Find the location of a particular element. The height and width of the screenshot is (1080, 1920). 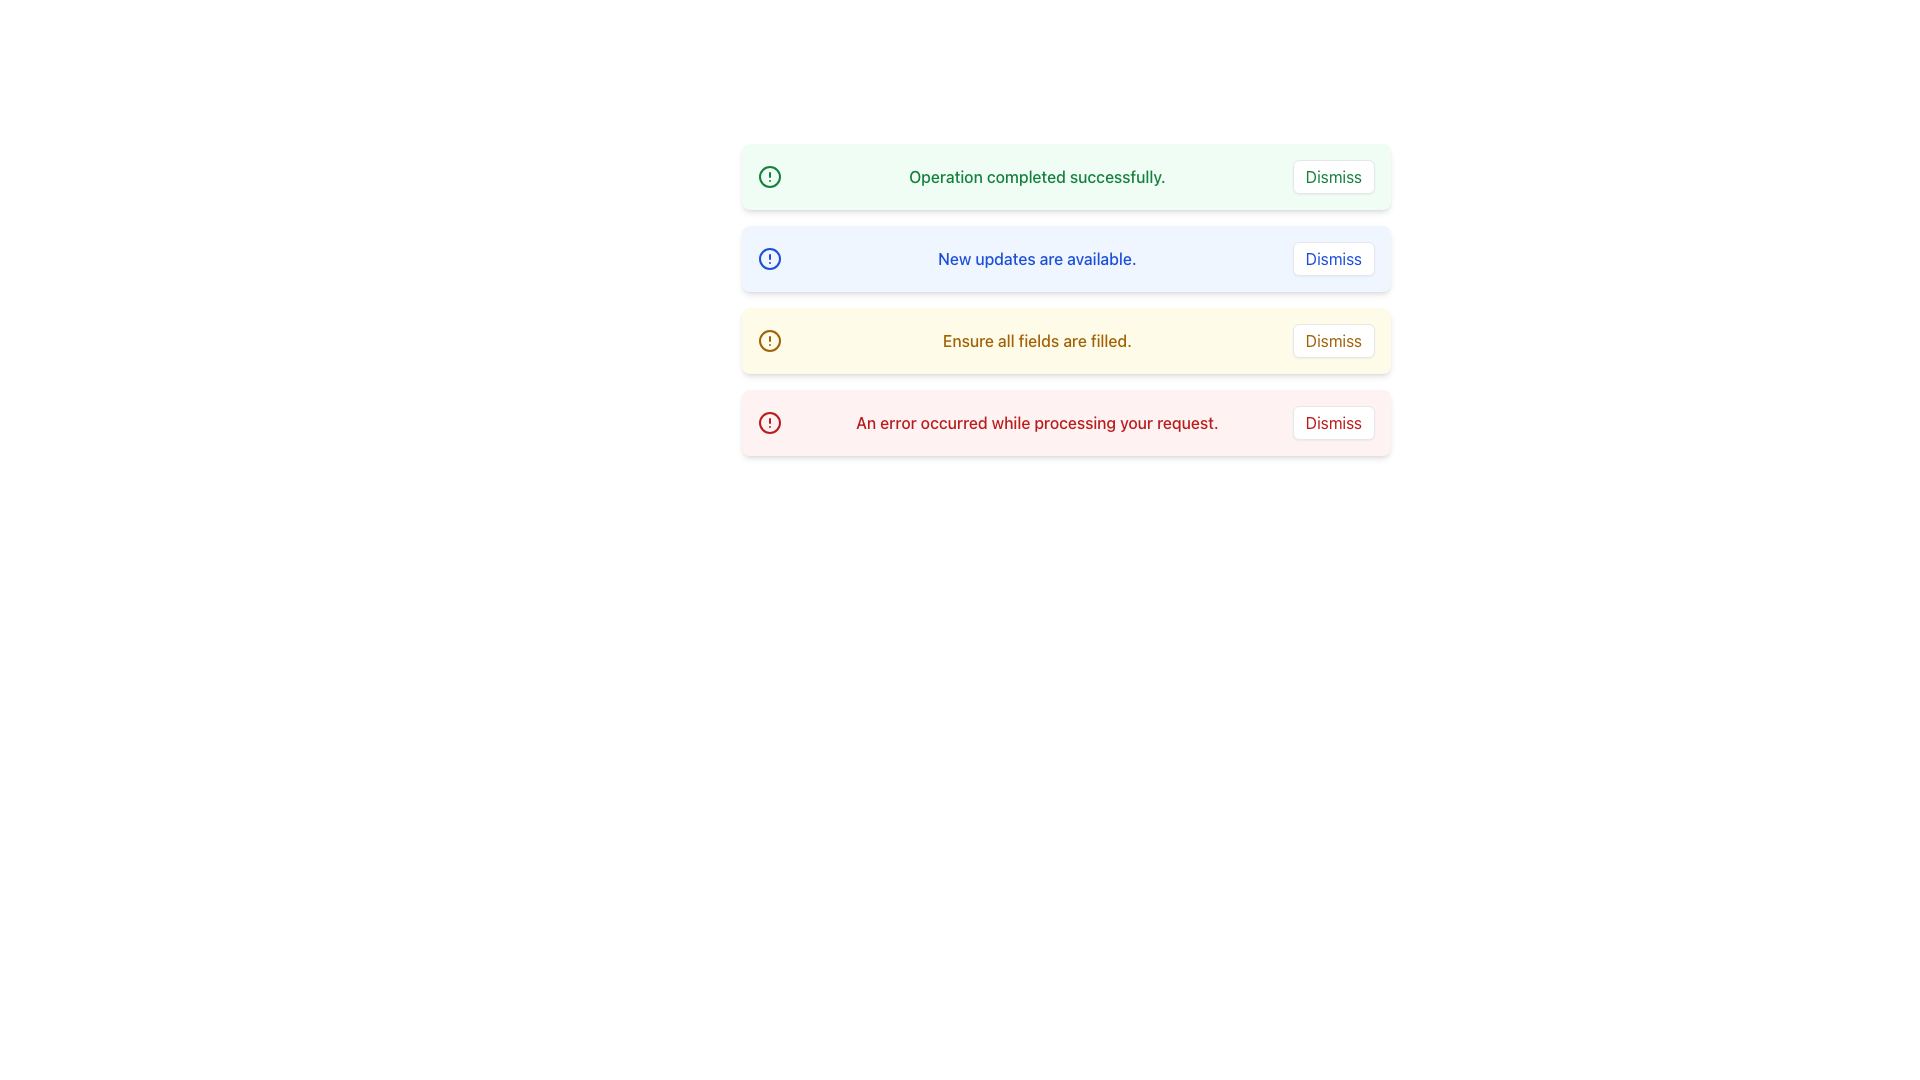

the 'Dismiss' button within the blue notification box that contains the message 'New updates are available.' is located at coordinates (1333, 257).